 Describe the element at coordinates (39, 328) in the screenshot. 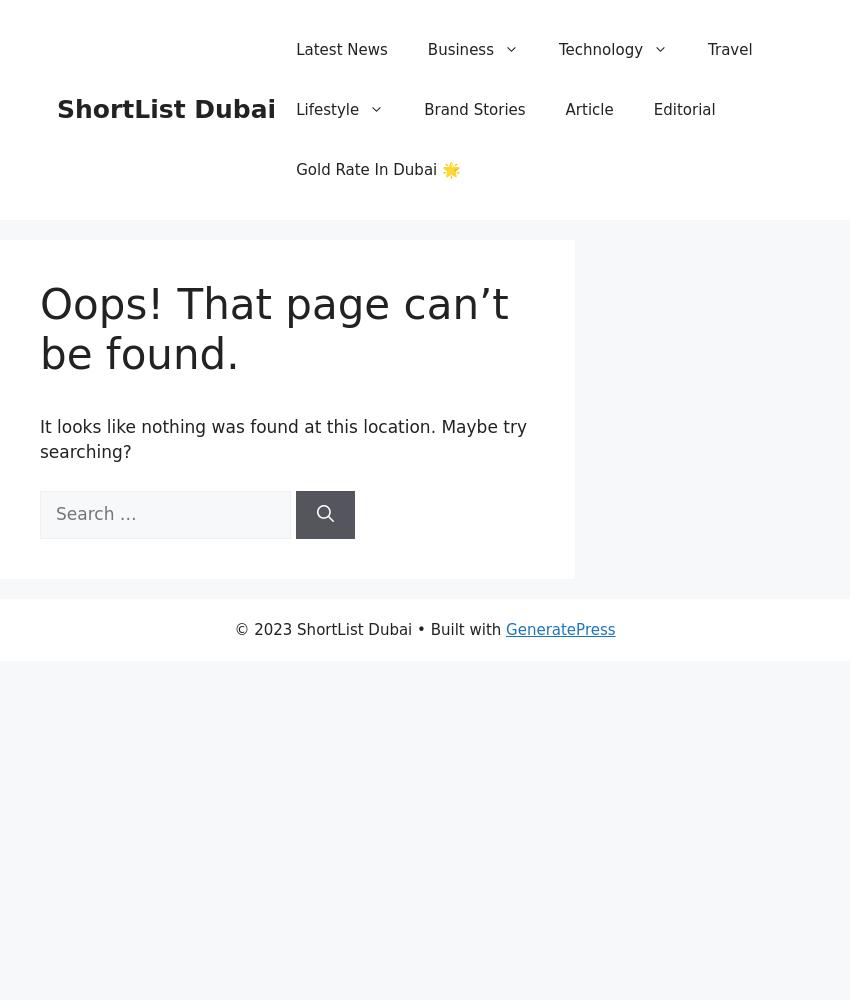

I see `'Oops! That page can’t be found.'` at that location.